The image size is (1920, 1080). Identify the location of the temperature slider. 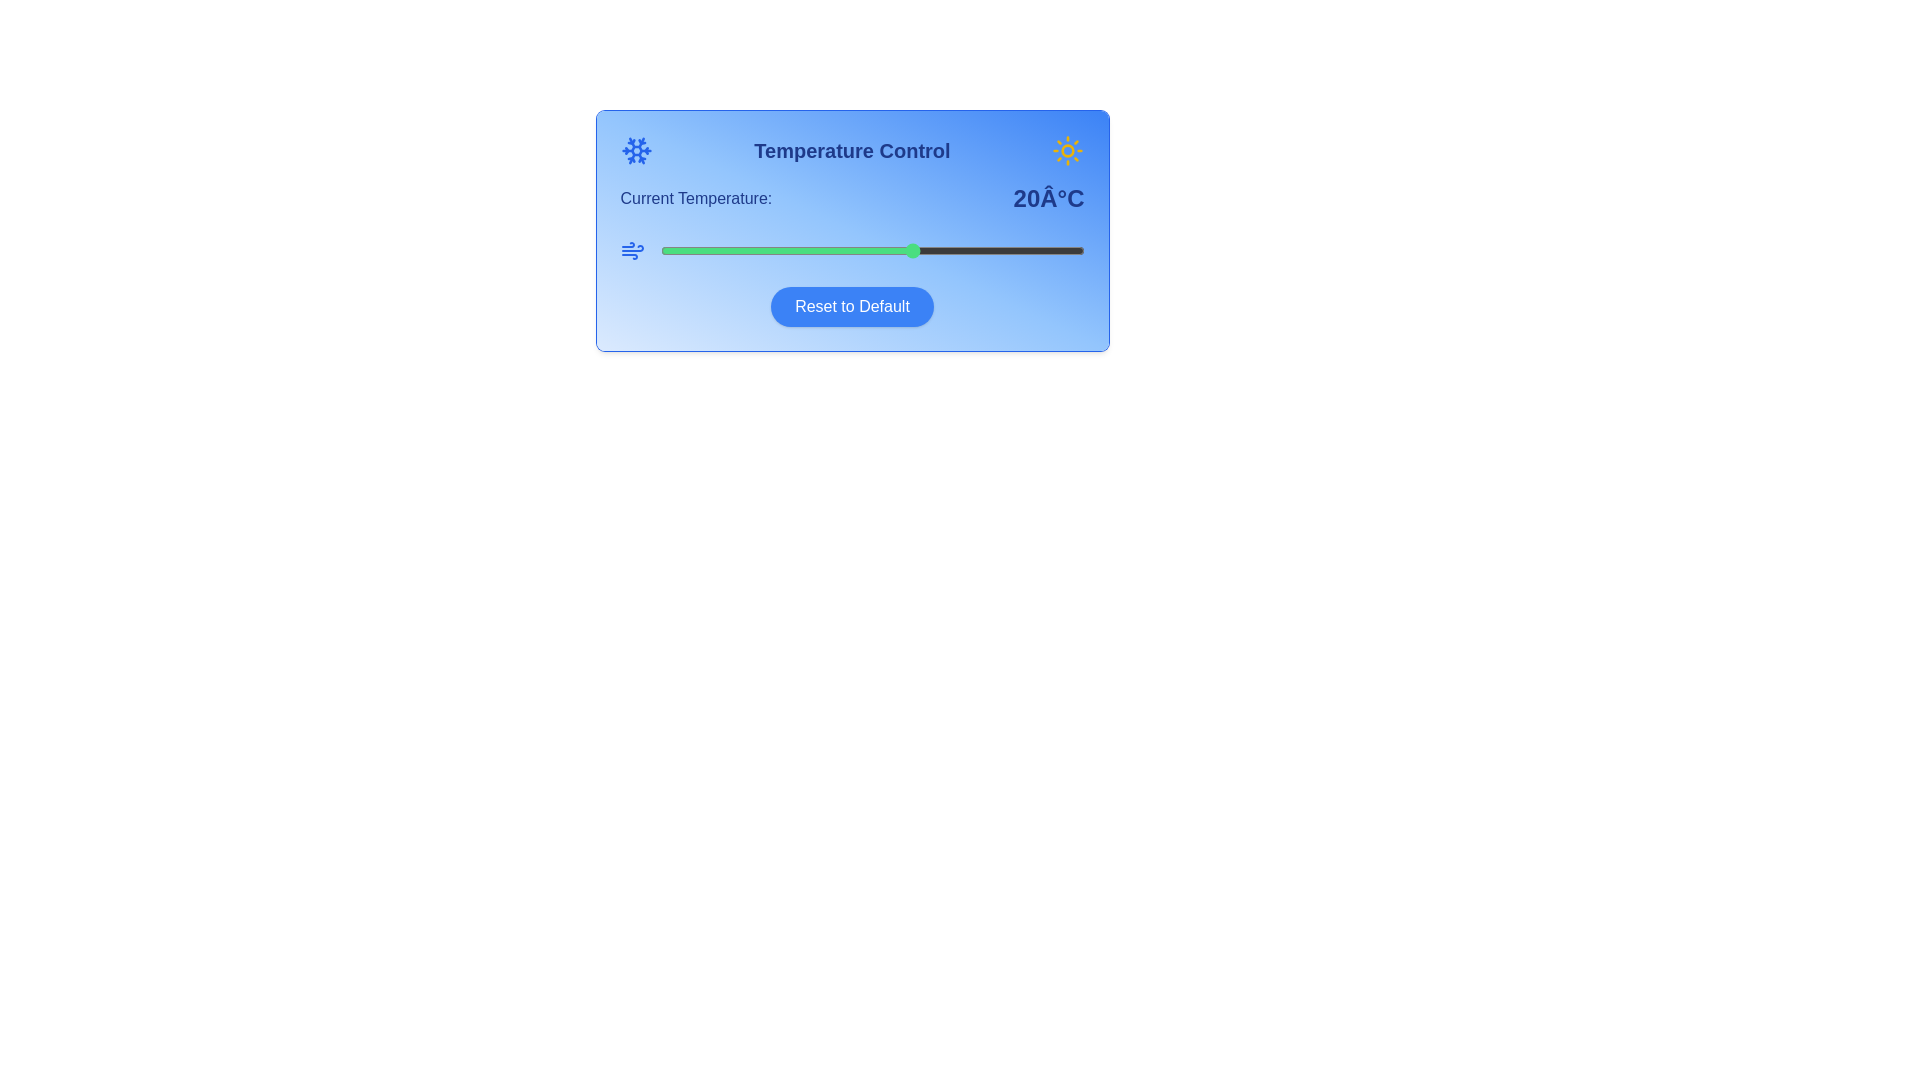
(956, 249).